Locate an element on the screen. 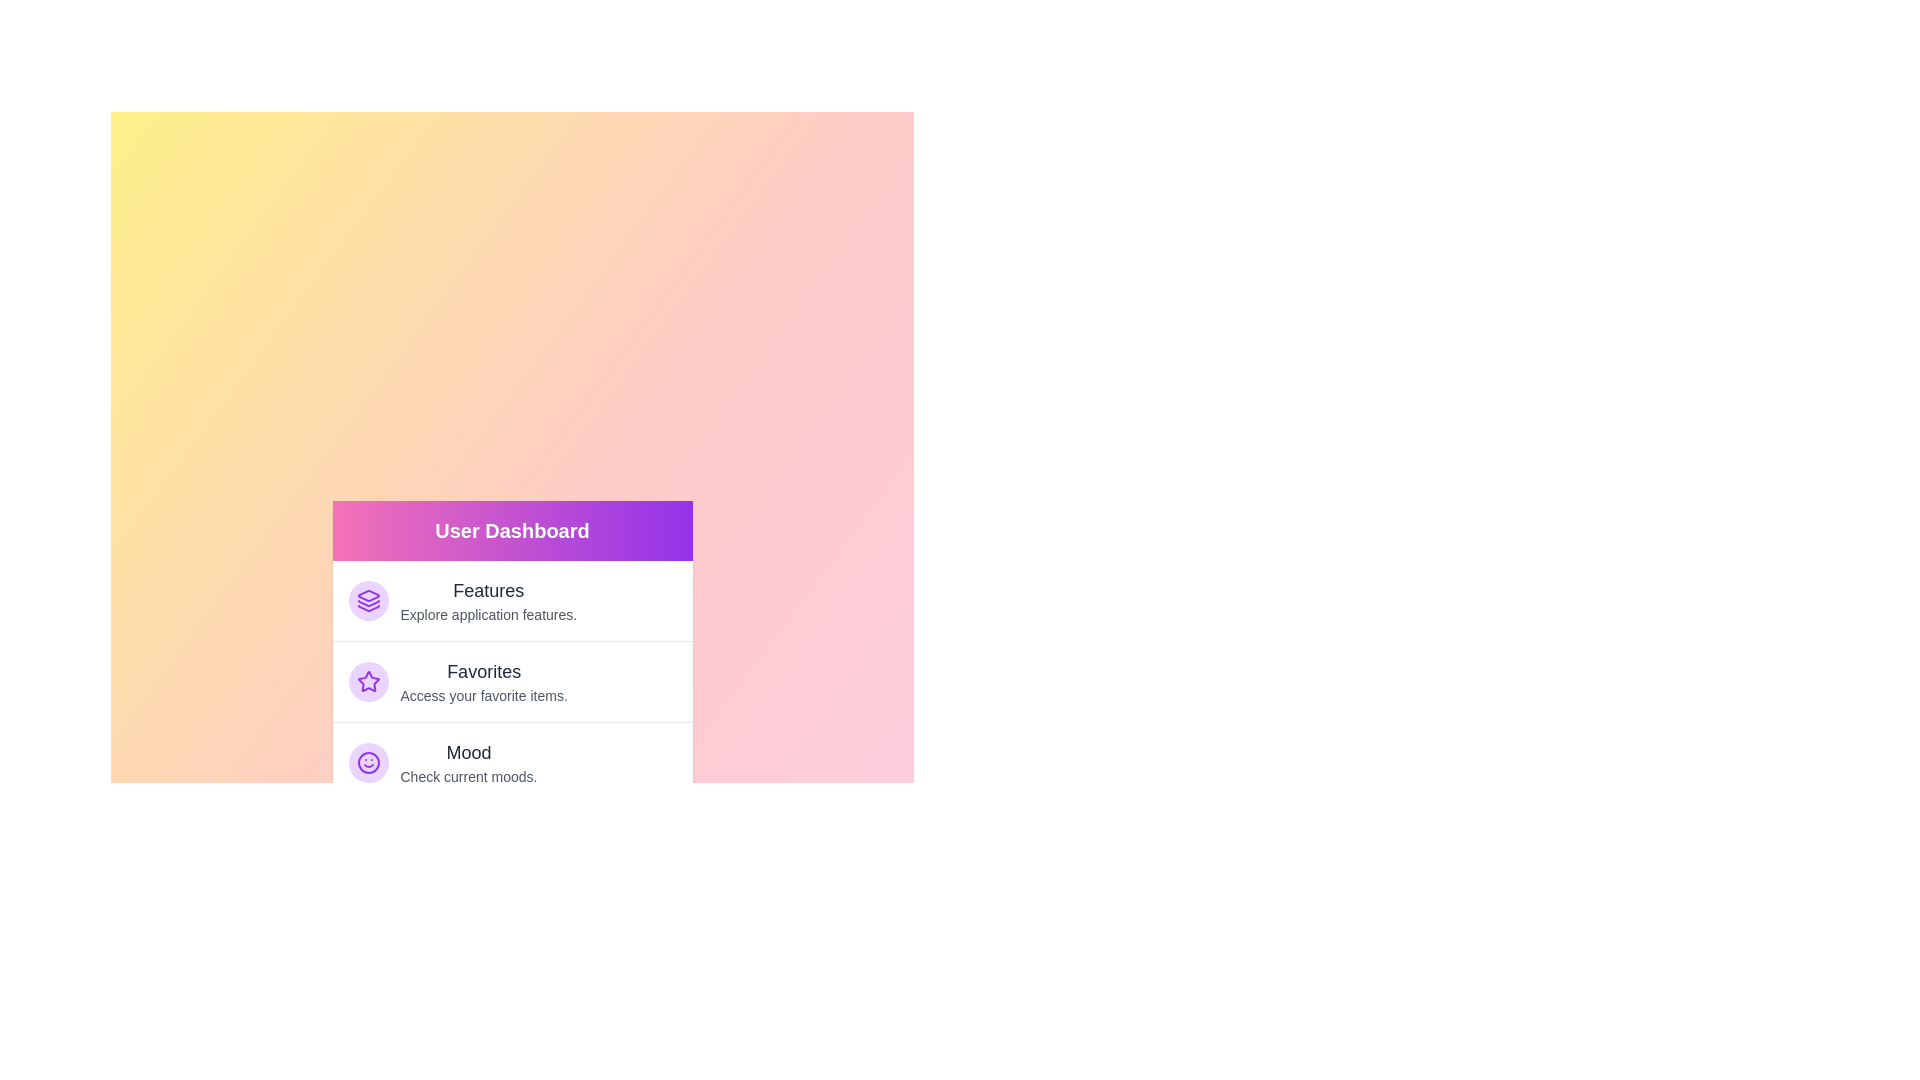 This screenshot has width=1920, height=1080. the menu item labeled Features to navigate to its associated feature is located at coordinates (512, 600).